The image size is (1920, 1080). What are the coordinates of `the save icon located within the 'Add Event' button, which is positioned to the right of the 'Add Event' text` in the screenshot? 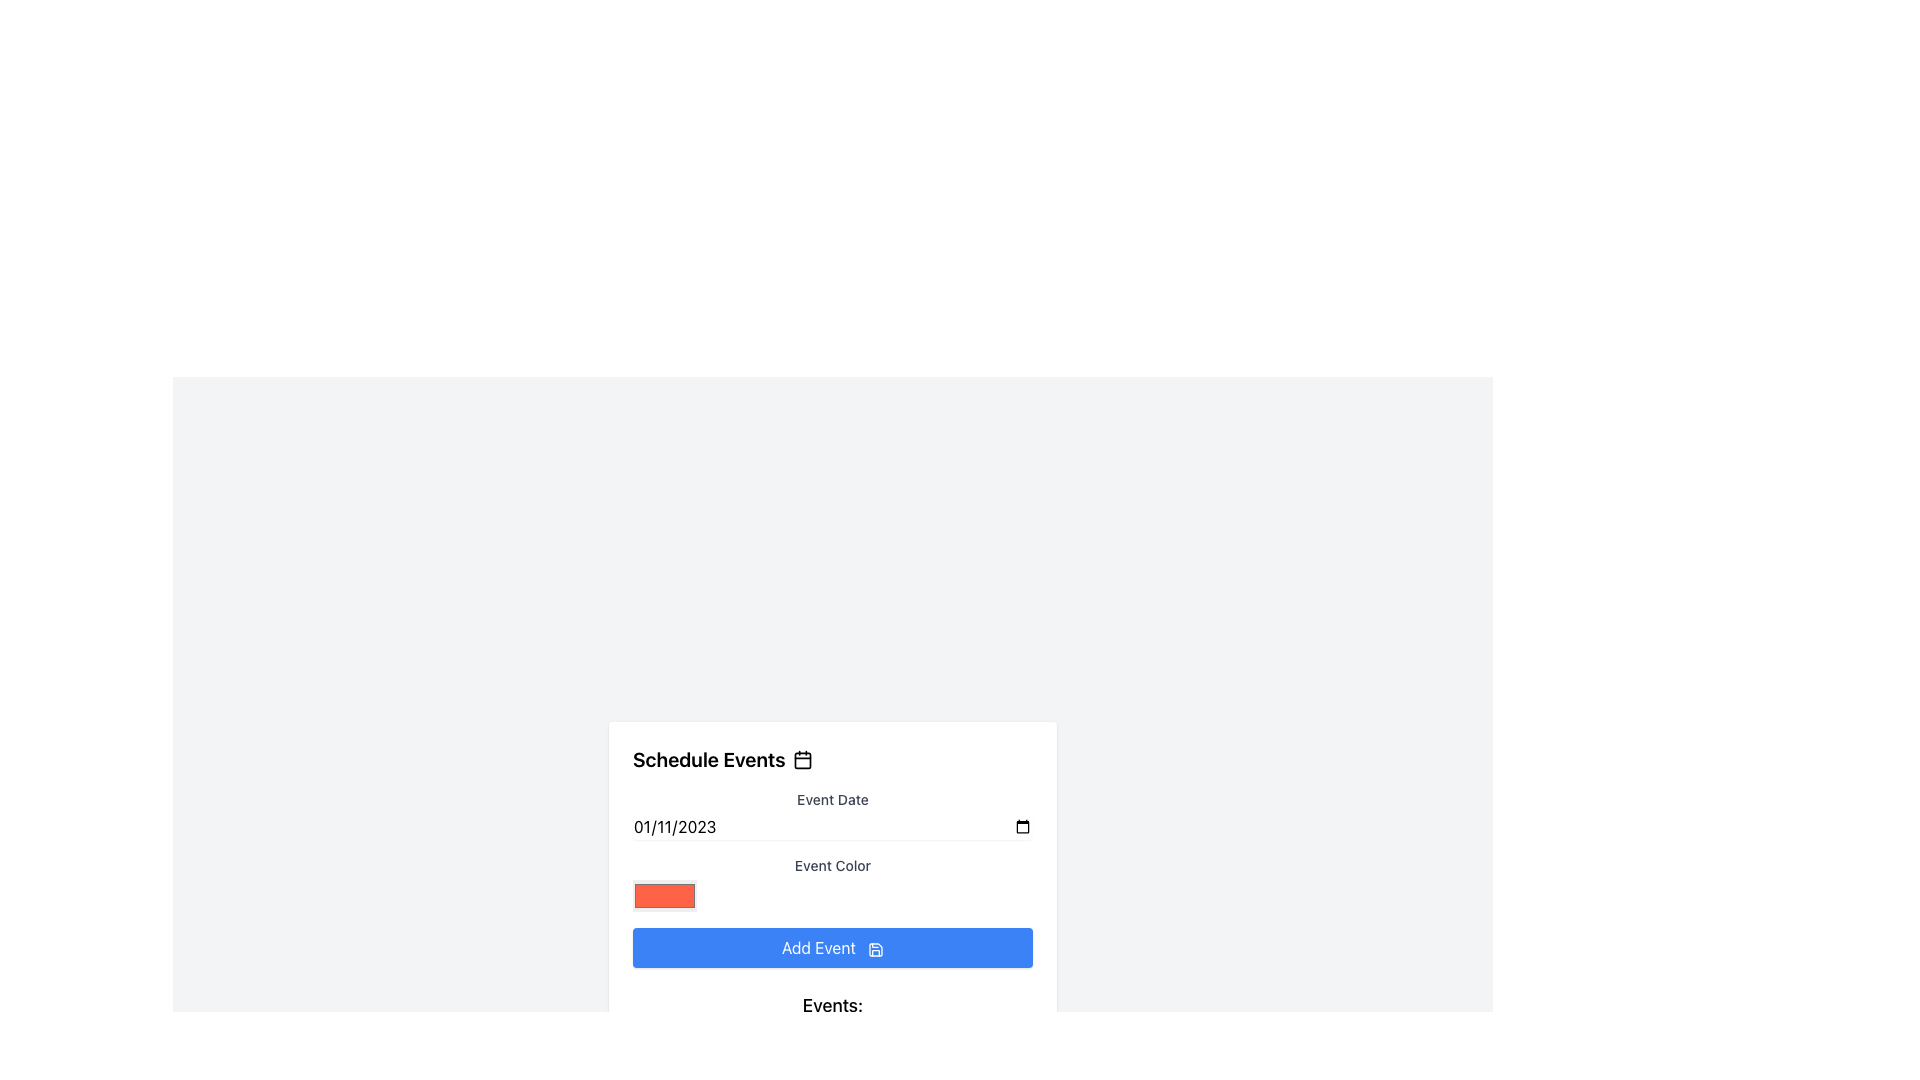 It's located at (875, 947).